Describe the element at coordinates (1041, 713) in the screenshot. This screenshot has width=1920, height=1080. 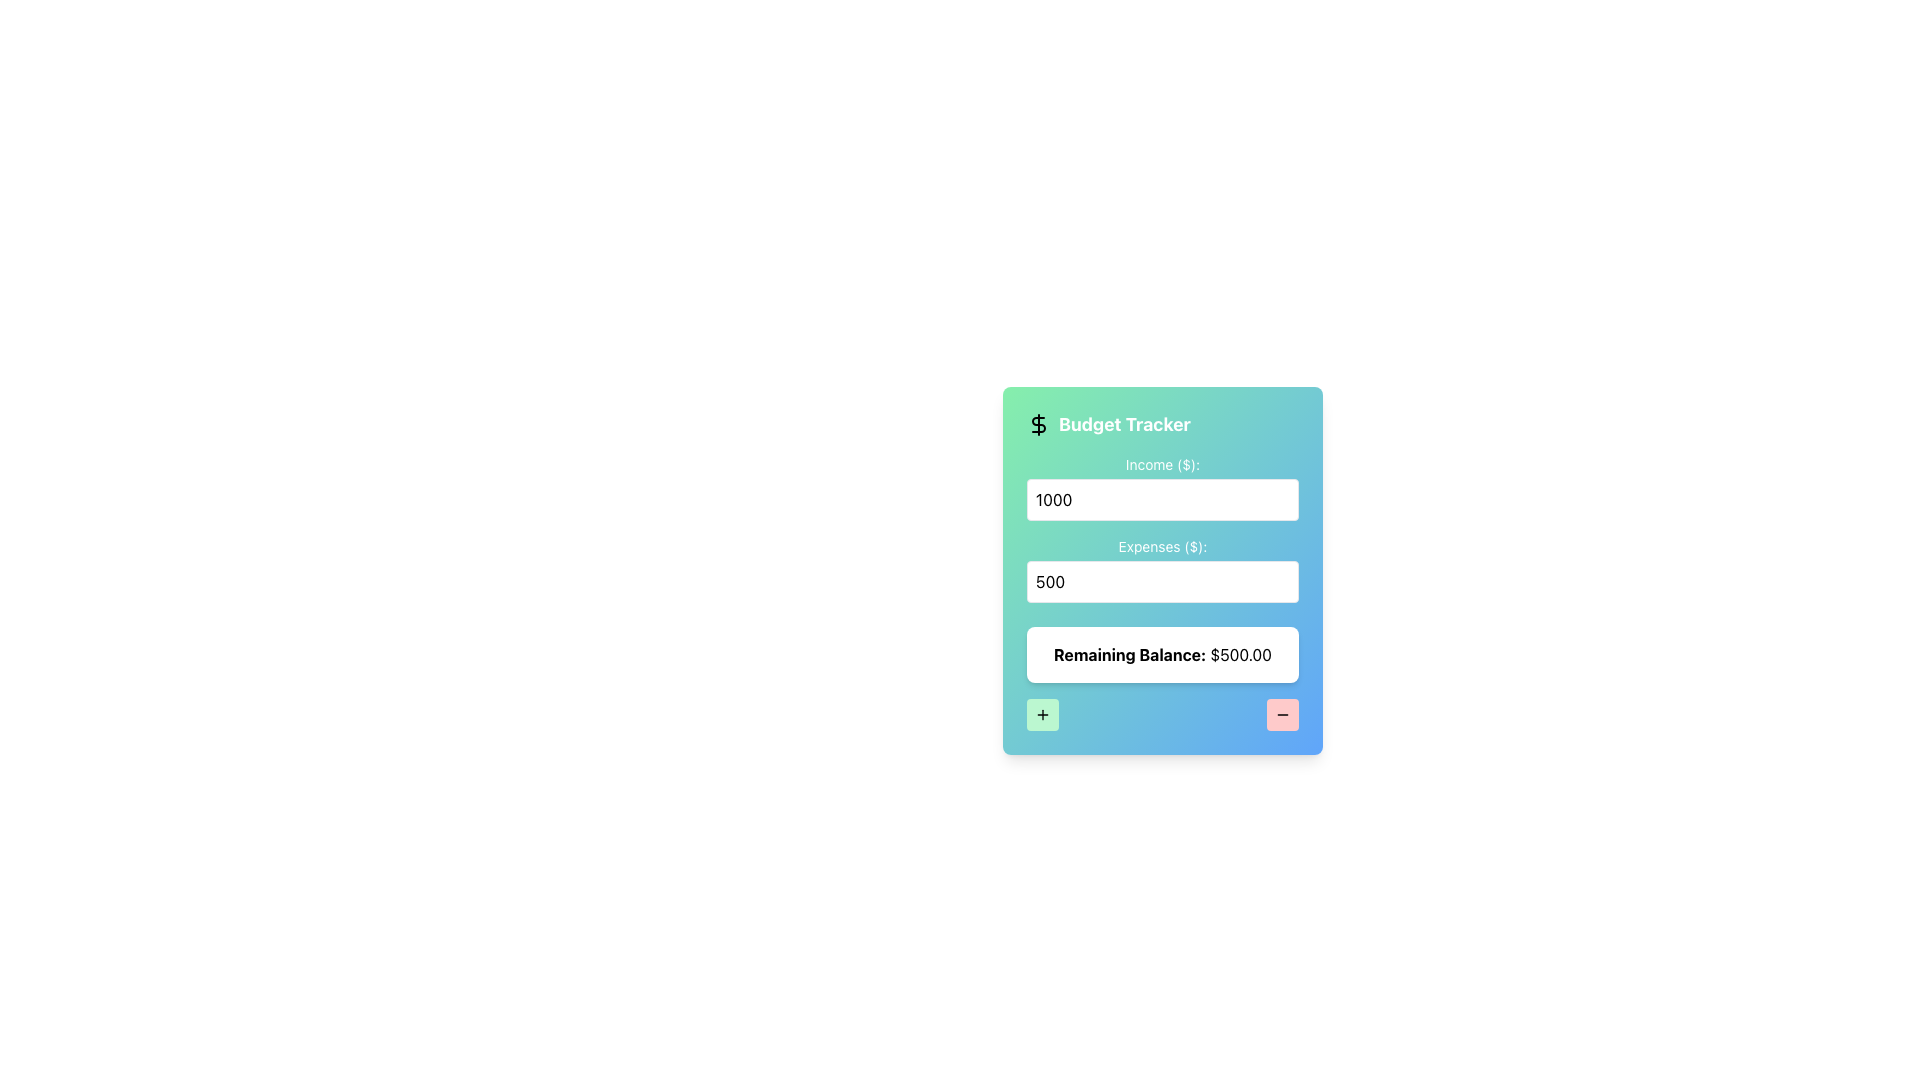
I see `the leftmost circular button with a green background and a black plus symbol icon, located in the Budget Tracker card` at that location.